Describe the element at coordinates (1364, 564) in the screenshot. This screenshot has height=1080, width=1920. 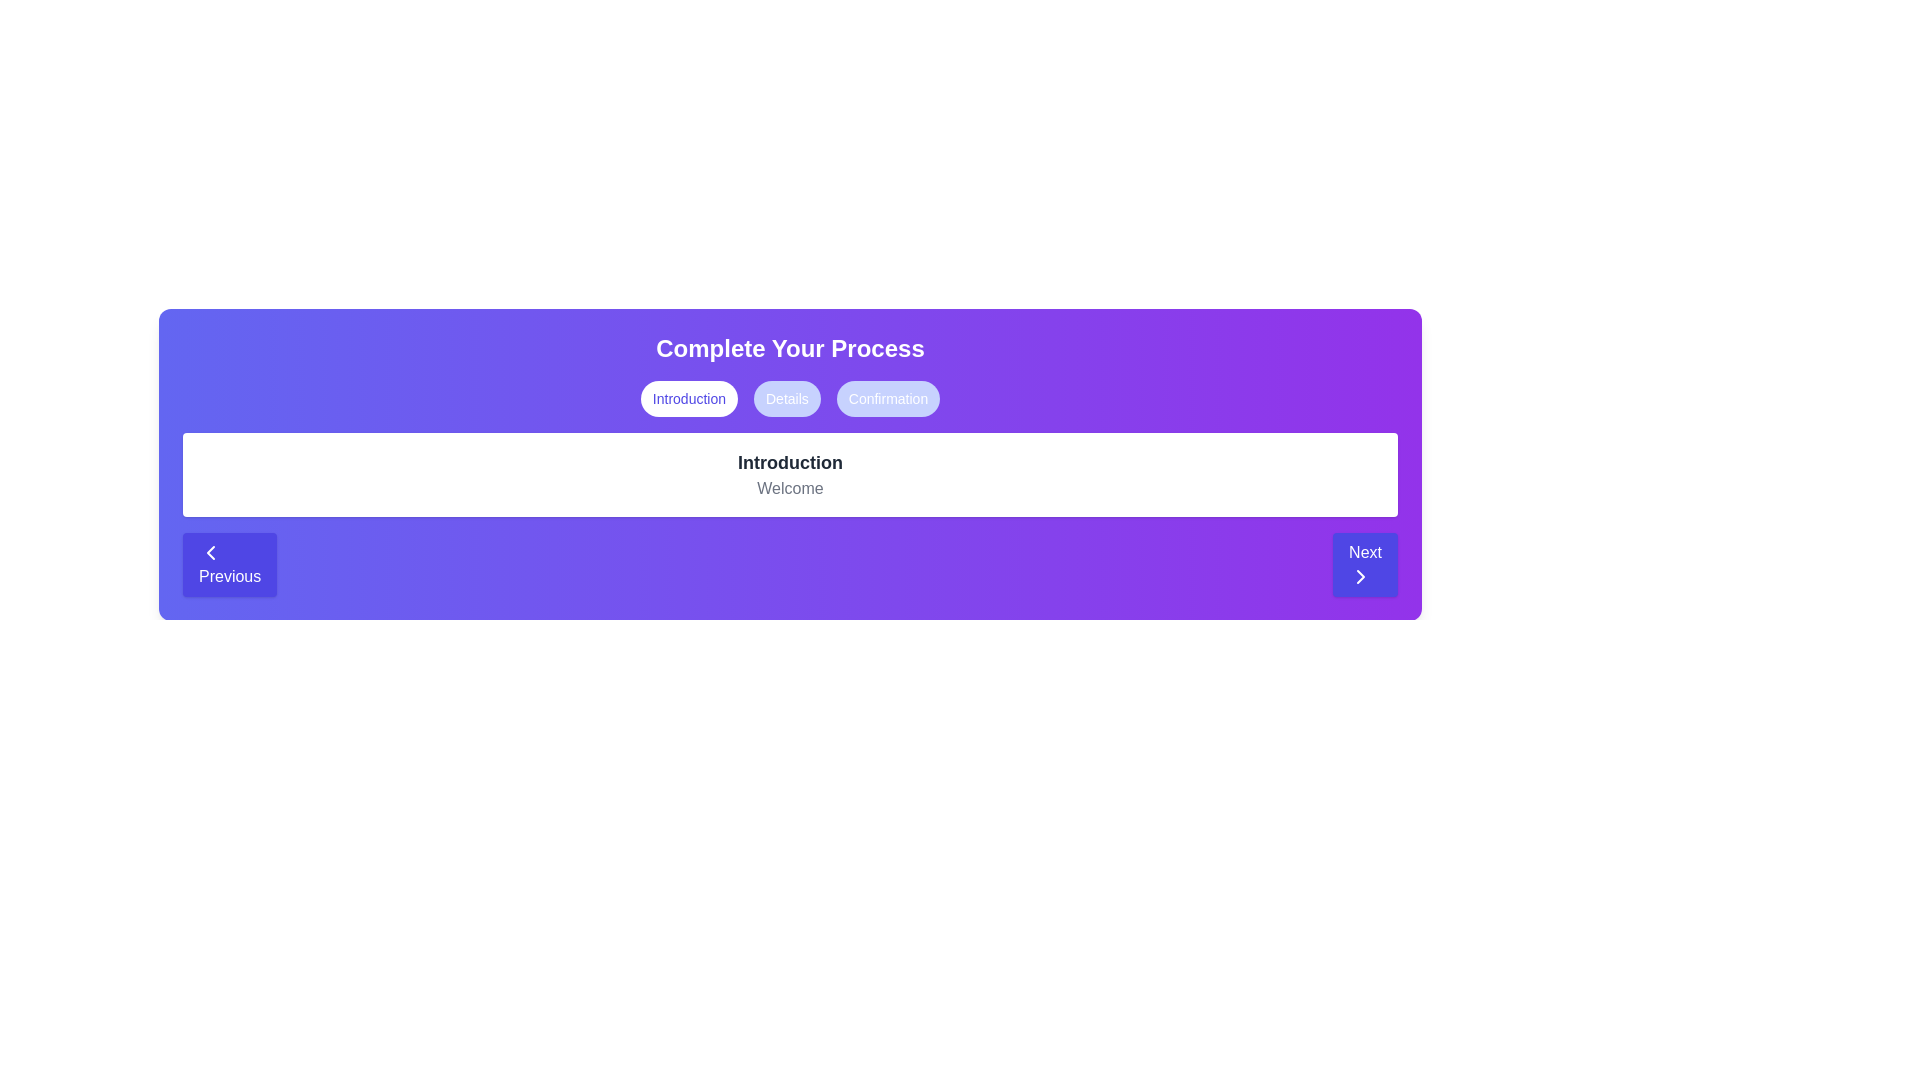
I see `the 'Next' navigation button located at the bottom-right corner of the interface` at that location.